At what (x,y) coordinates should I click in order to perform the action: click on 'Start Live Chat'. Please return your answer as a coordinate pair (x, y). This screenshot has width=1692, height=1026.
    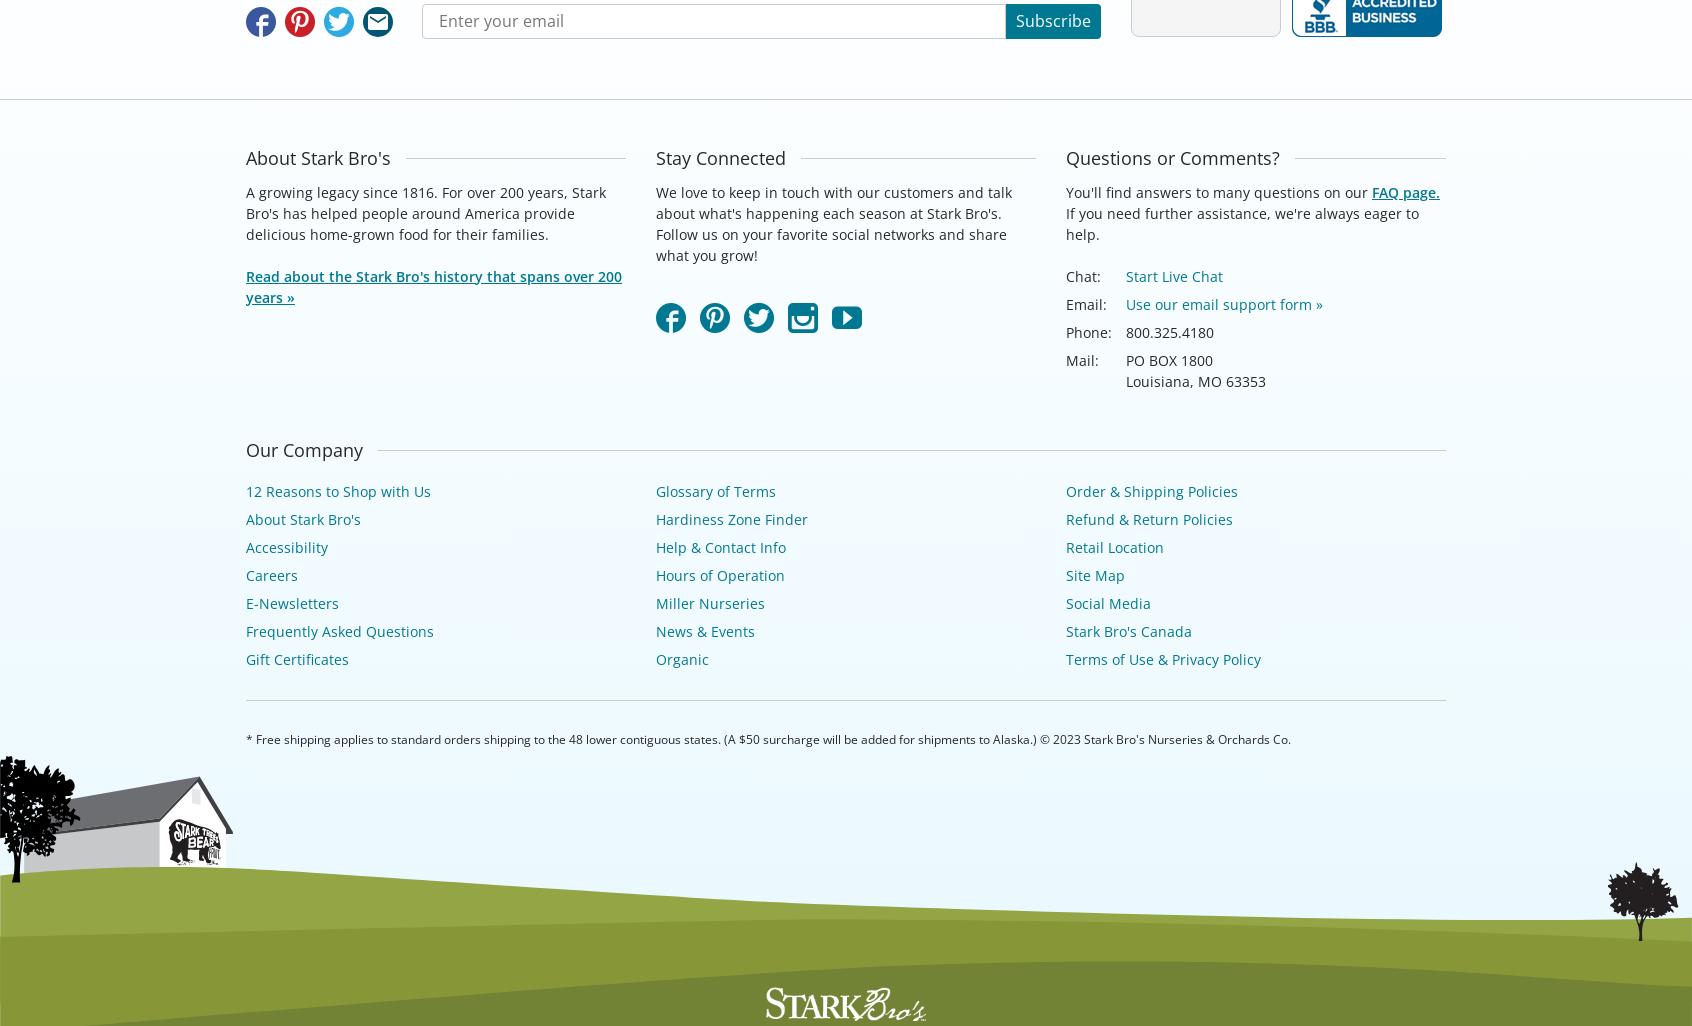
    Looking at the image, I should click on (1173, 274).